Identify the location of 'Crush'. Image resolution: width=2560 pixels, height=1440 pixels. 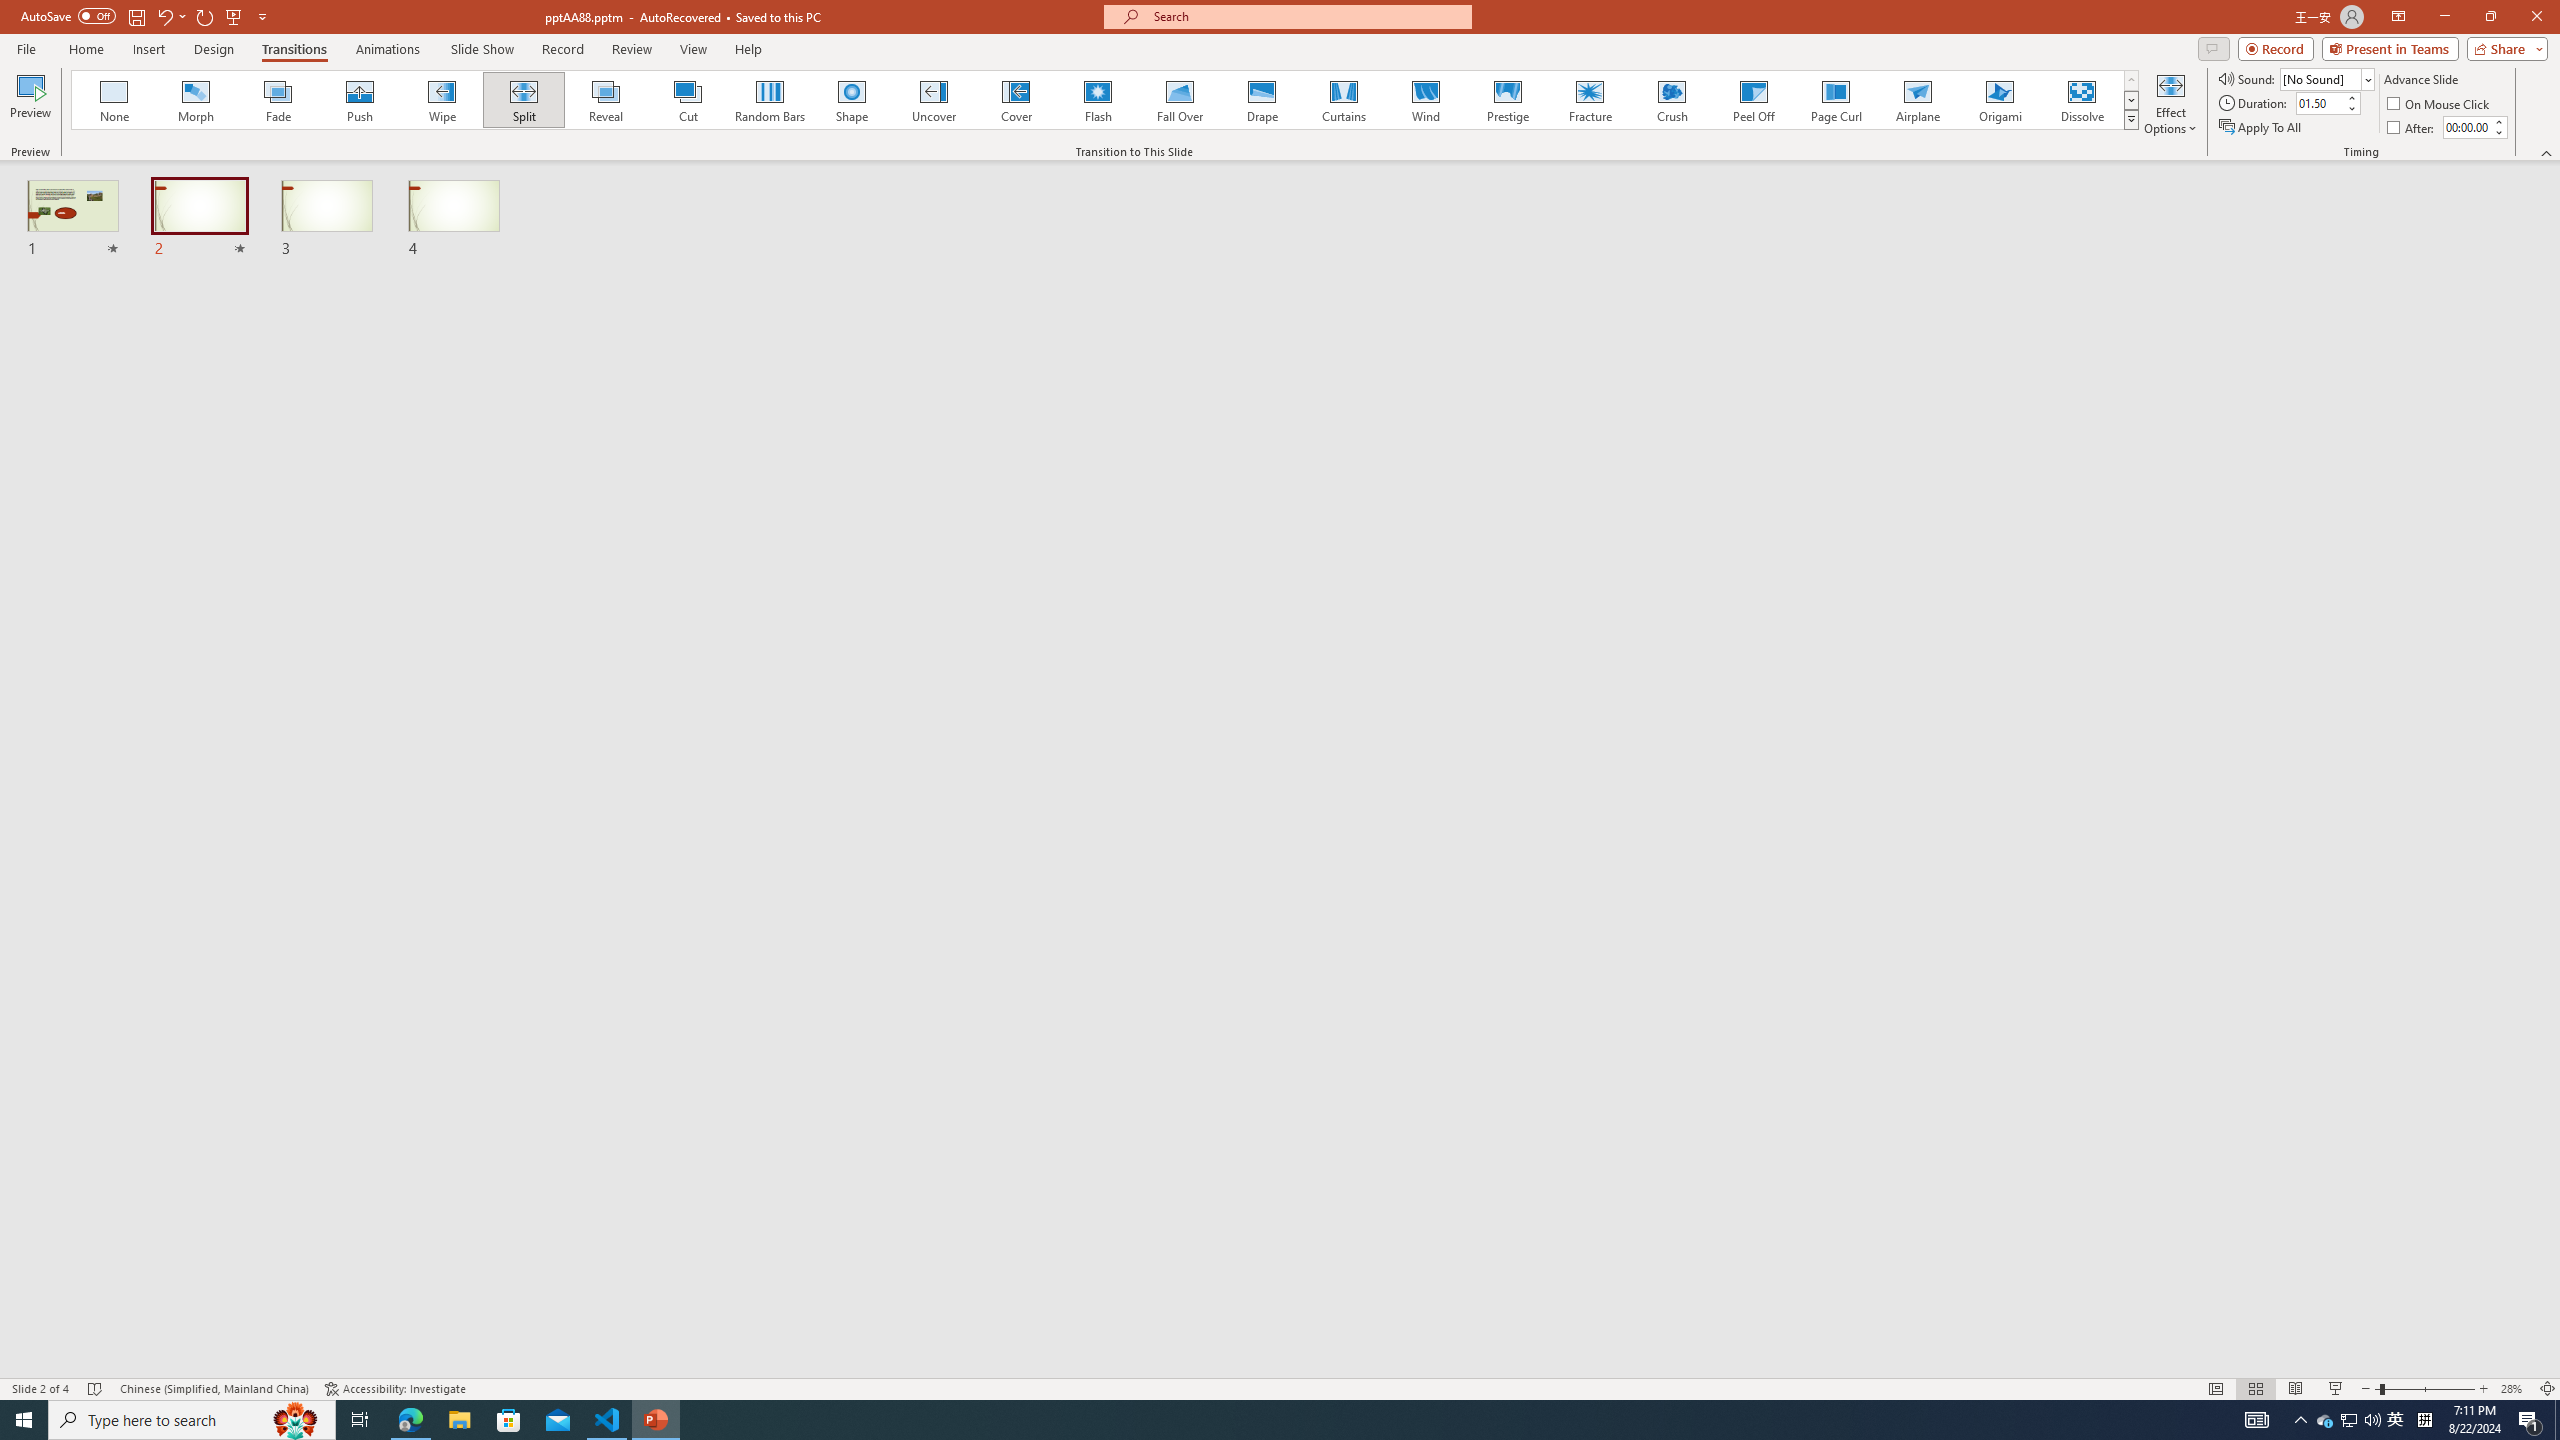
(1671, 99).